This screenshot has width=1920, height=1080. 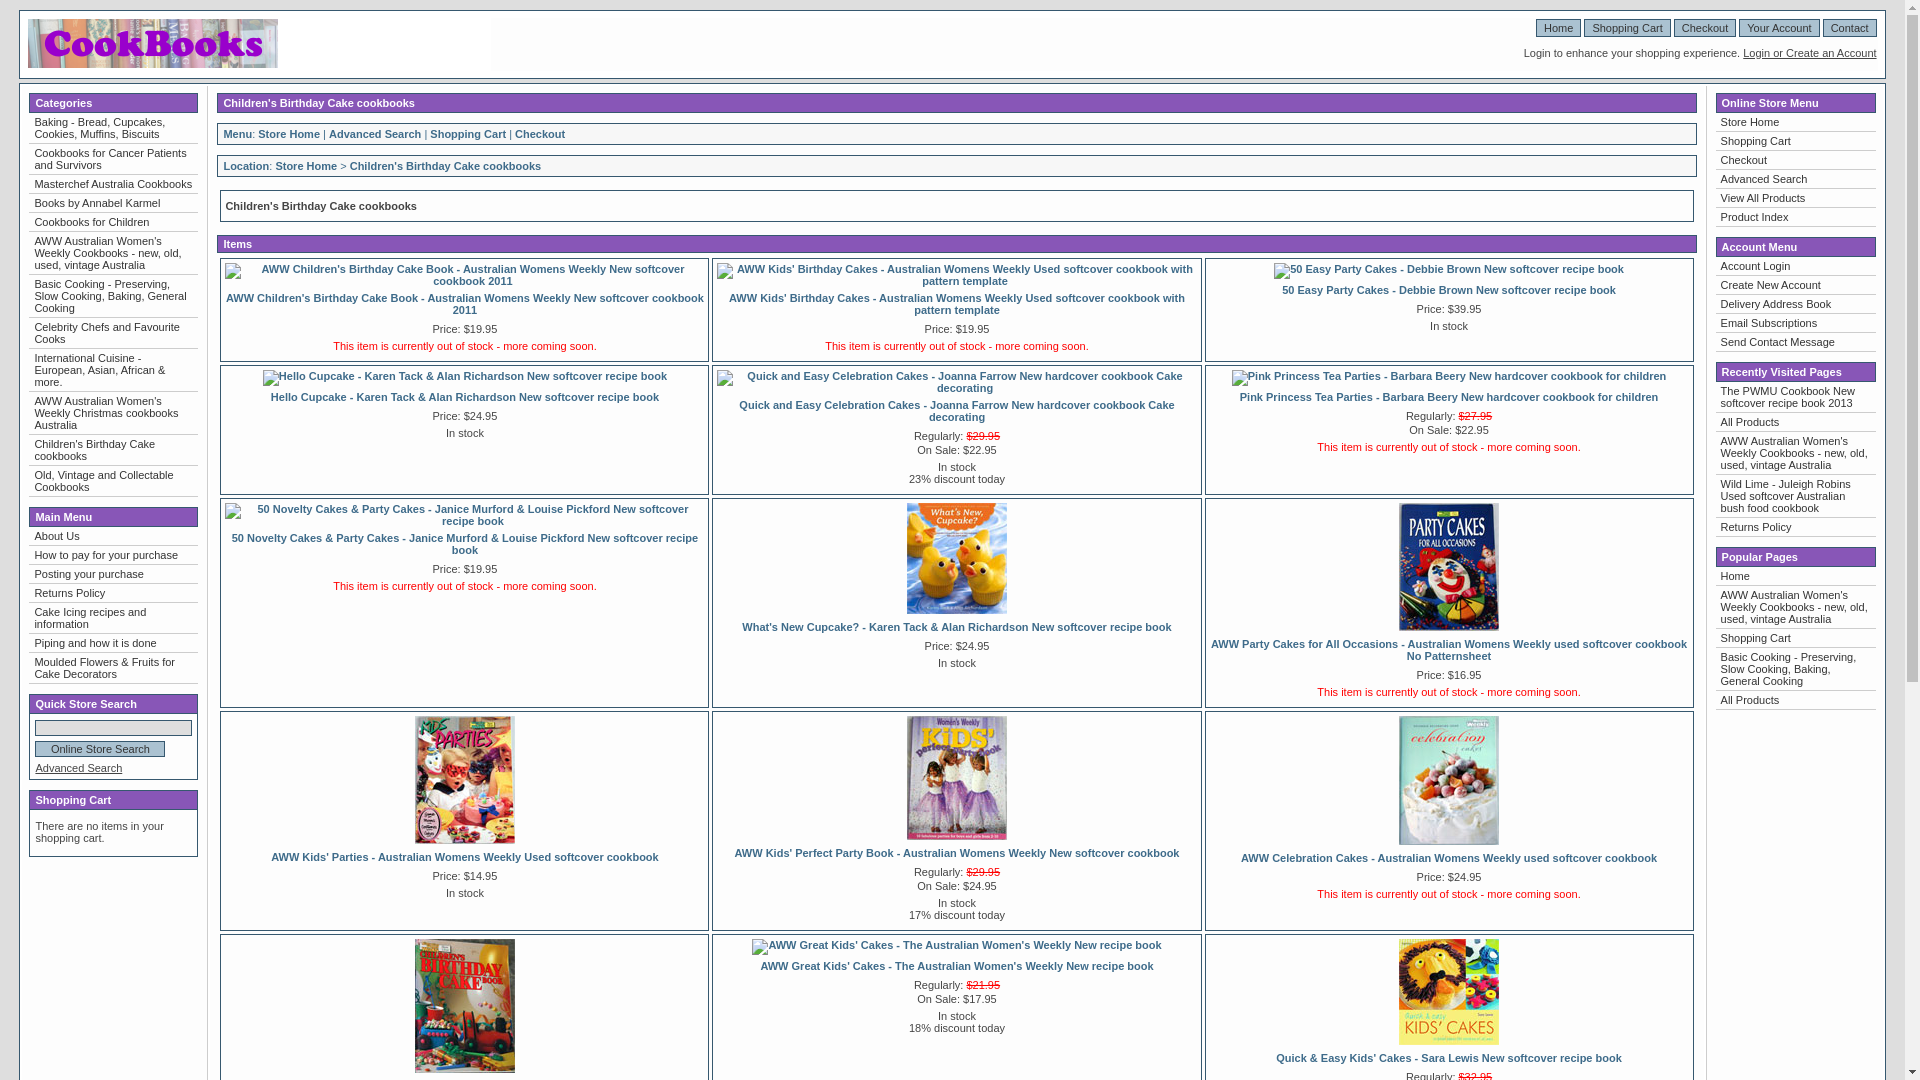 What do you see at coordinates (1703, 27) in the screenshot?
I see `'Checkout'` at bounding box center [1703, 27].